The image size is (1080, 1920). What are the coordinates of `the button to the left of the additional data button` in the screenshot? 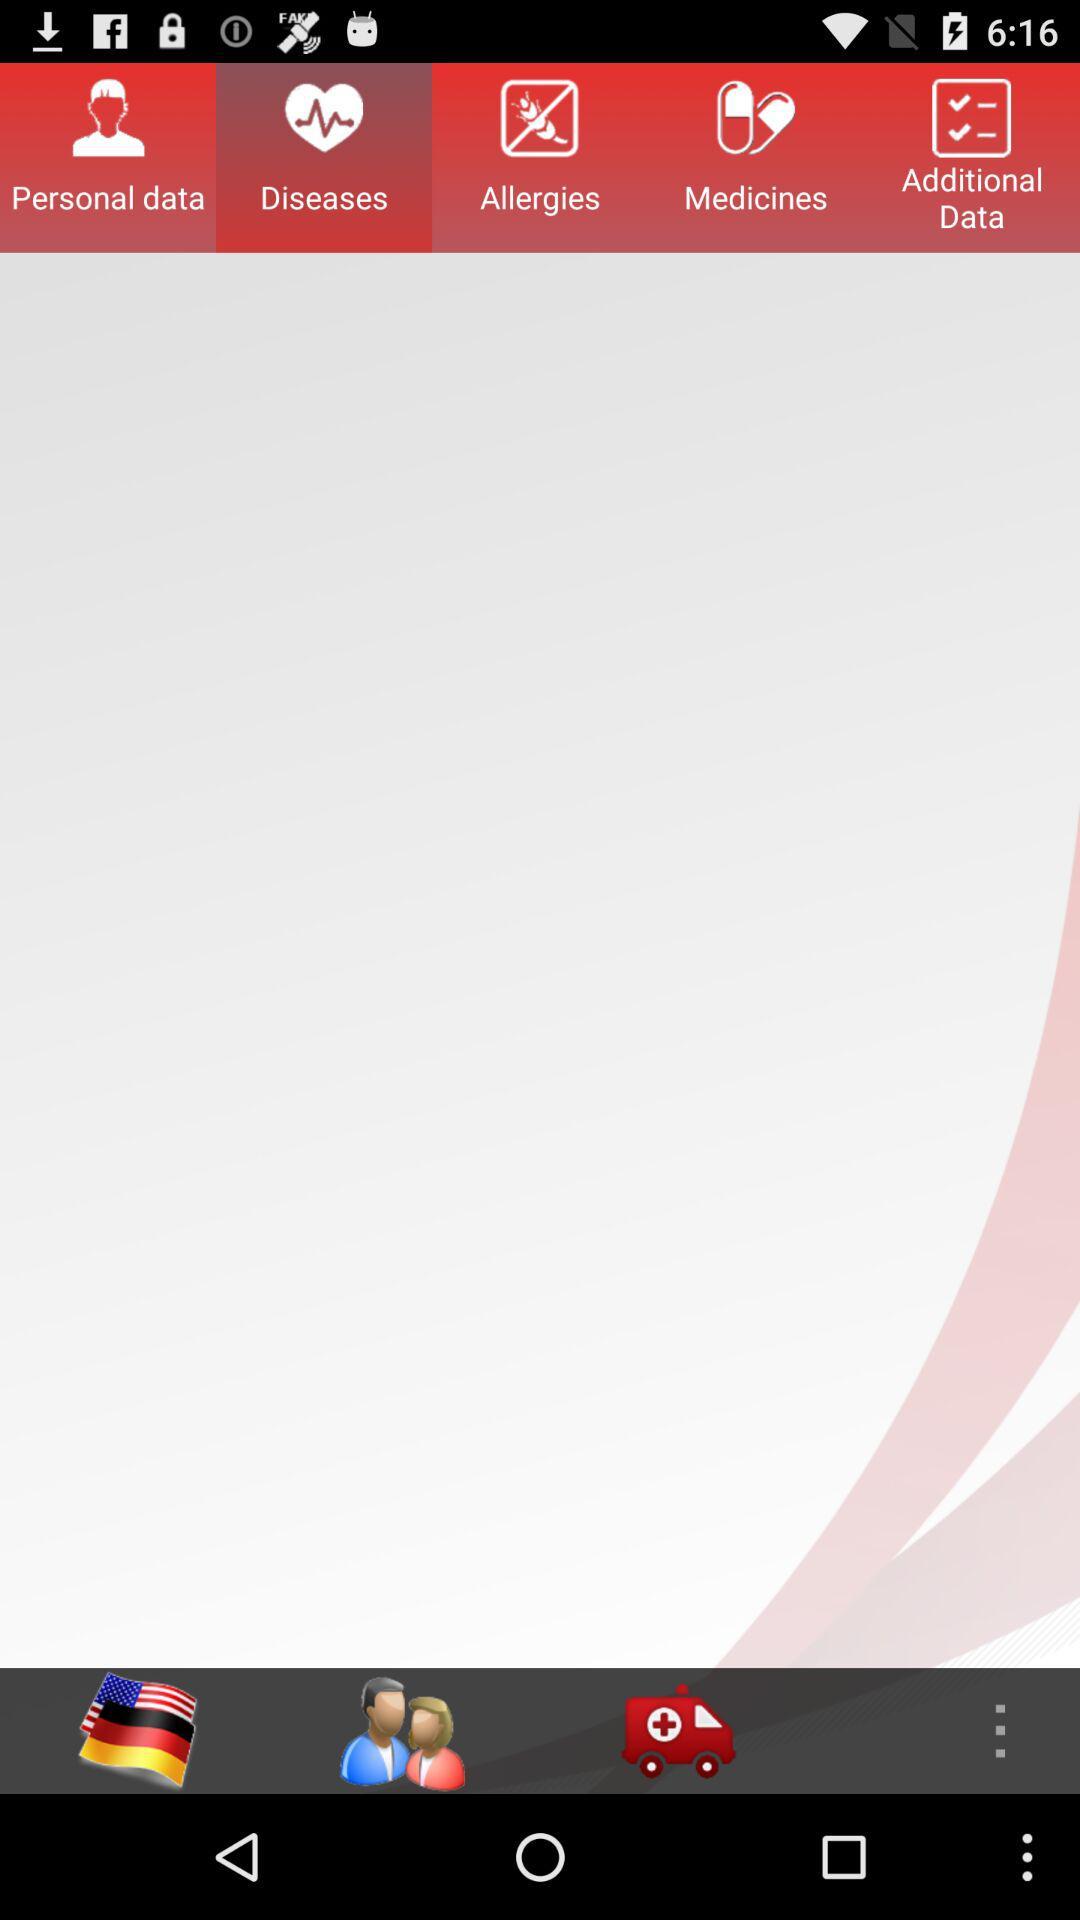 It's located at (756, 156).